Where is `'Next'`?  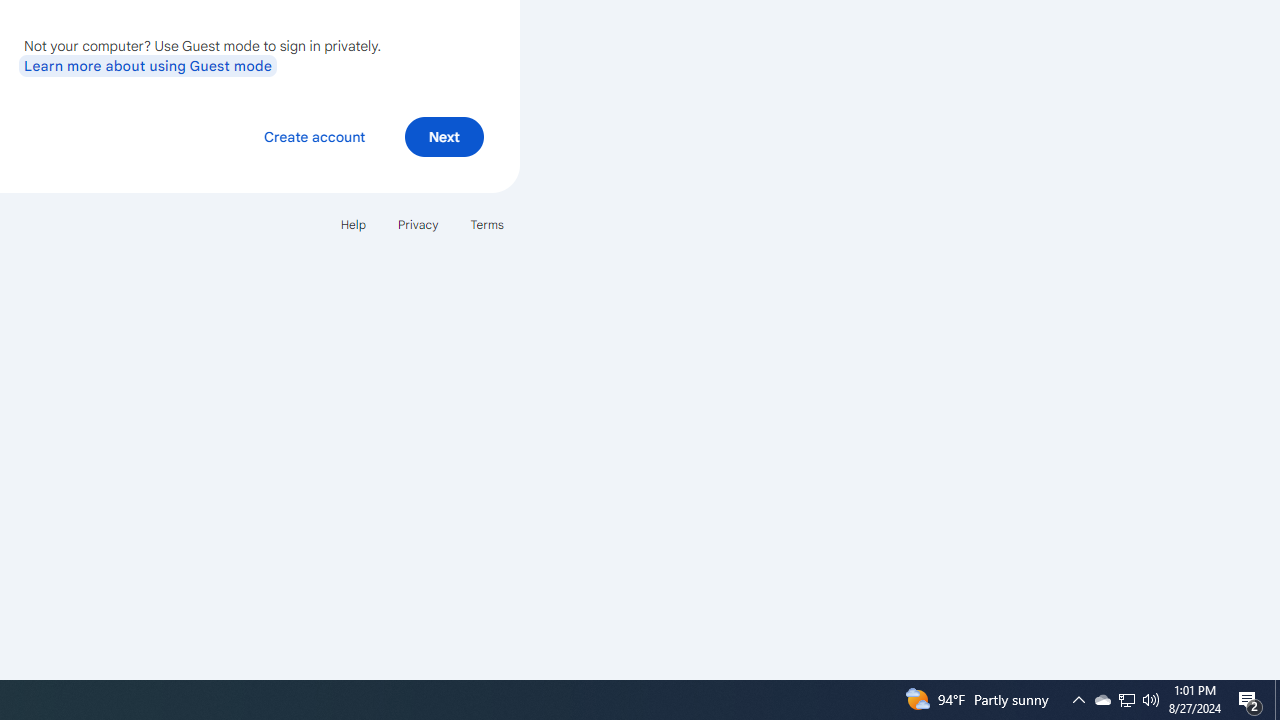 'Next' is located at coordinates (443, 135).